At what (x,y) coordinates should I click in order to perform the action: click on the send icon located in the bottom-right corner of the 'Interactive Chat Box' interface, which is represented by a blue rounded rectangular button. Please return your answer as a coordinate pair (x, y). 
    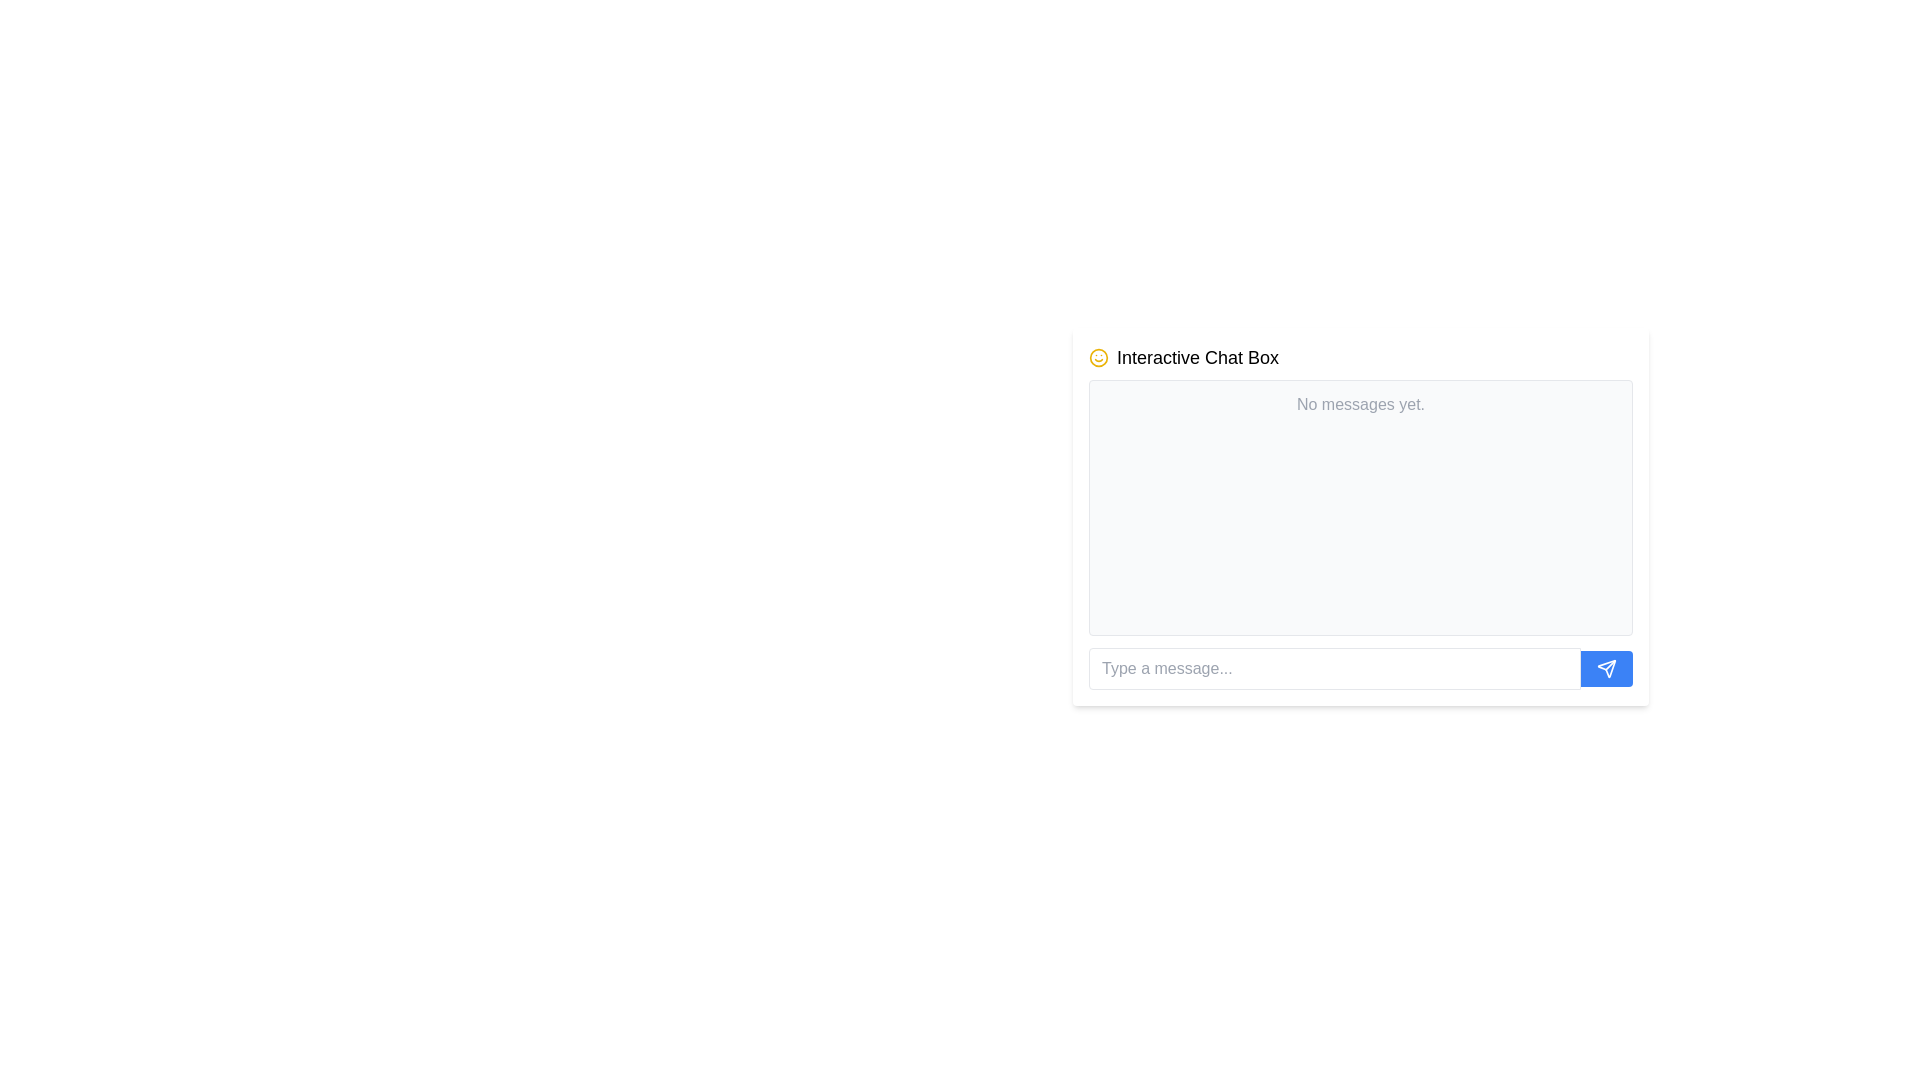
    Looking at the image, I should click on (1607, 668).